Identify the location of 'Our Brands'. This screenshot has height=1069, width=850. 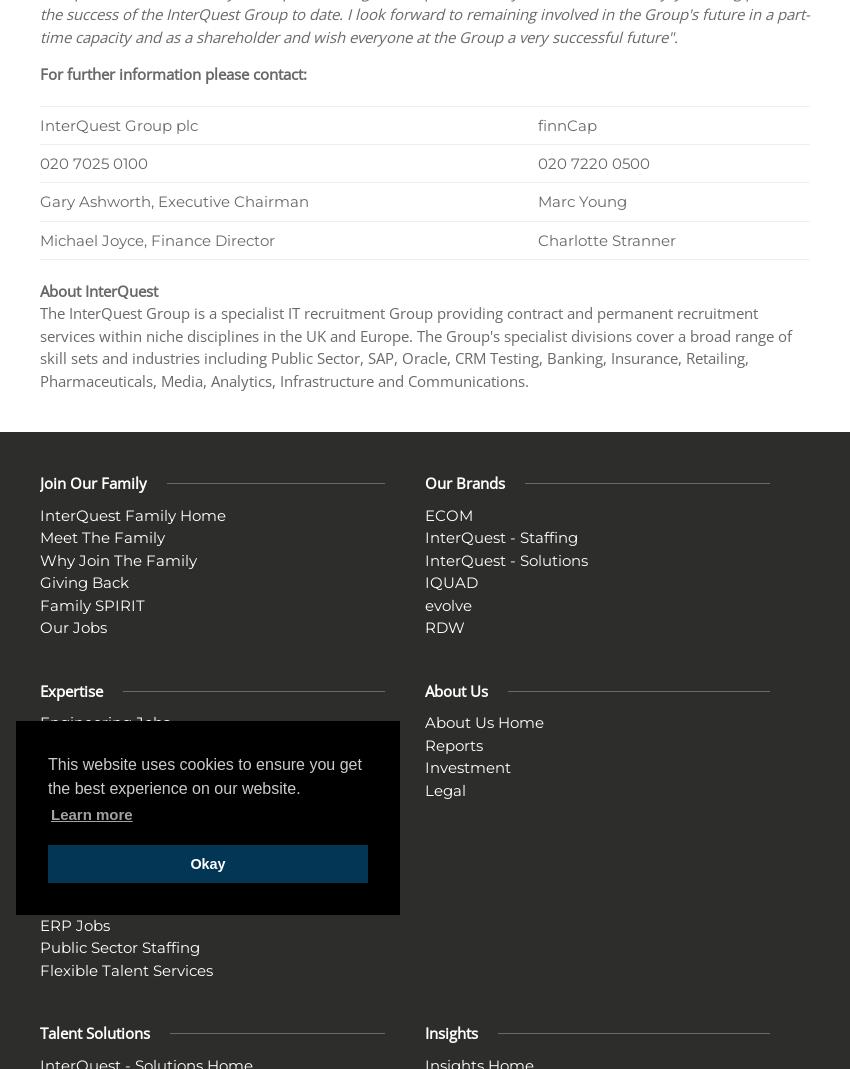
(425, 481).